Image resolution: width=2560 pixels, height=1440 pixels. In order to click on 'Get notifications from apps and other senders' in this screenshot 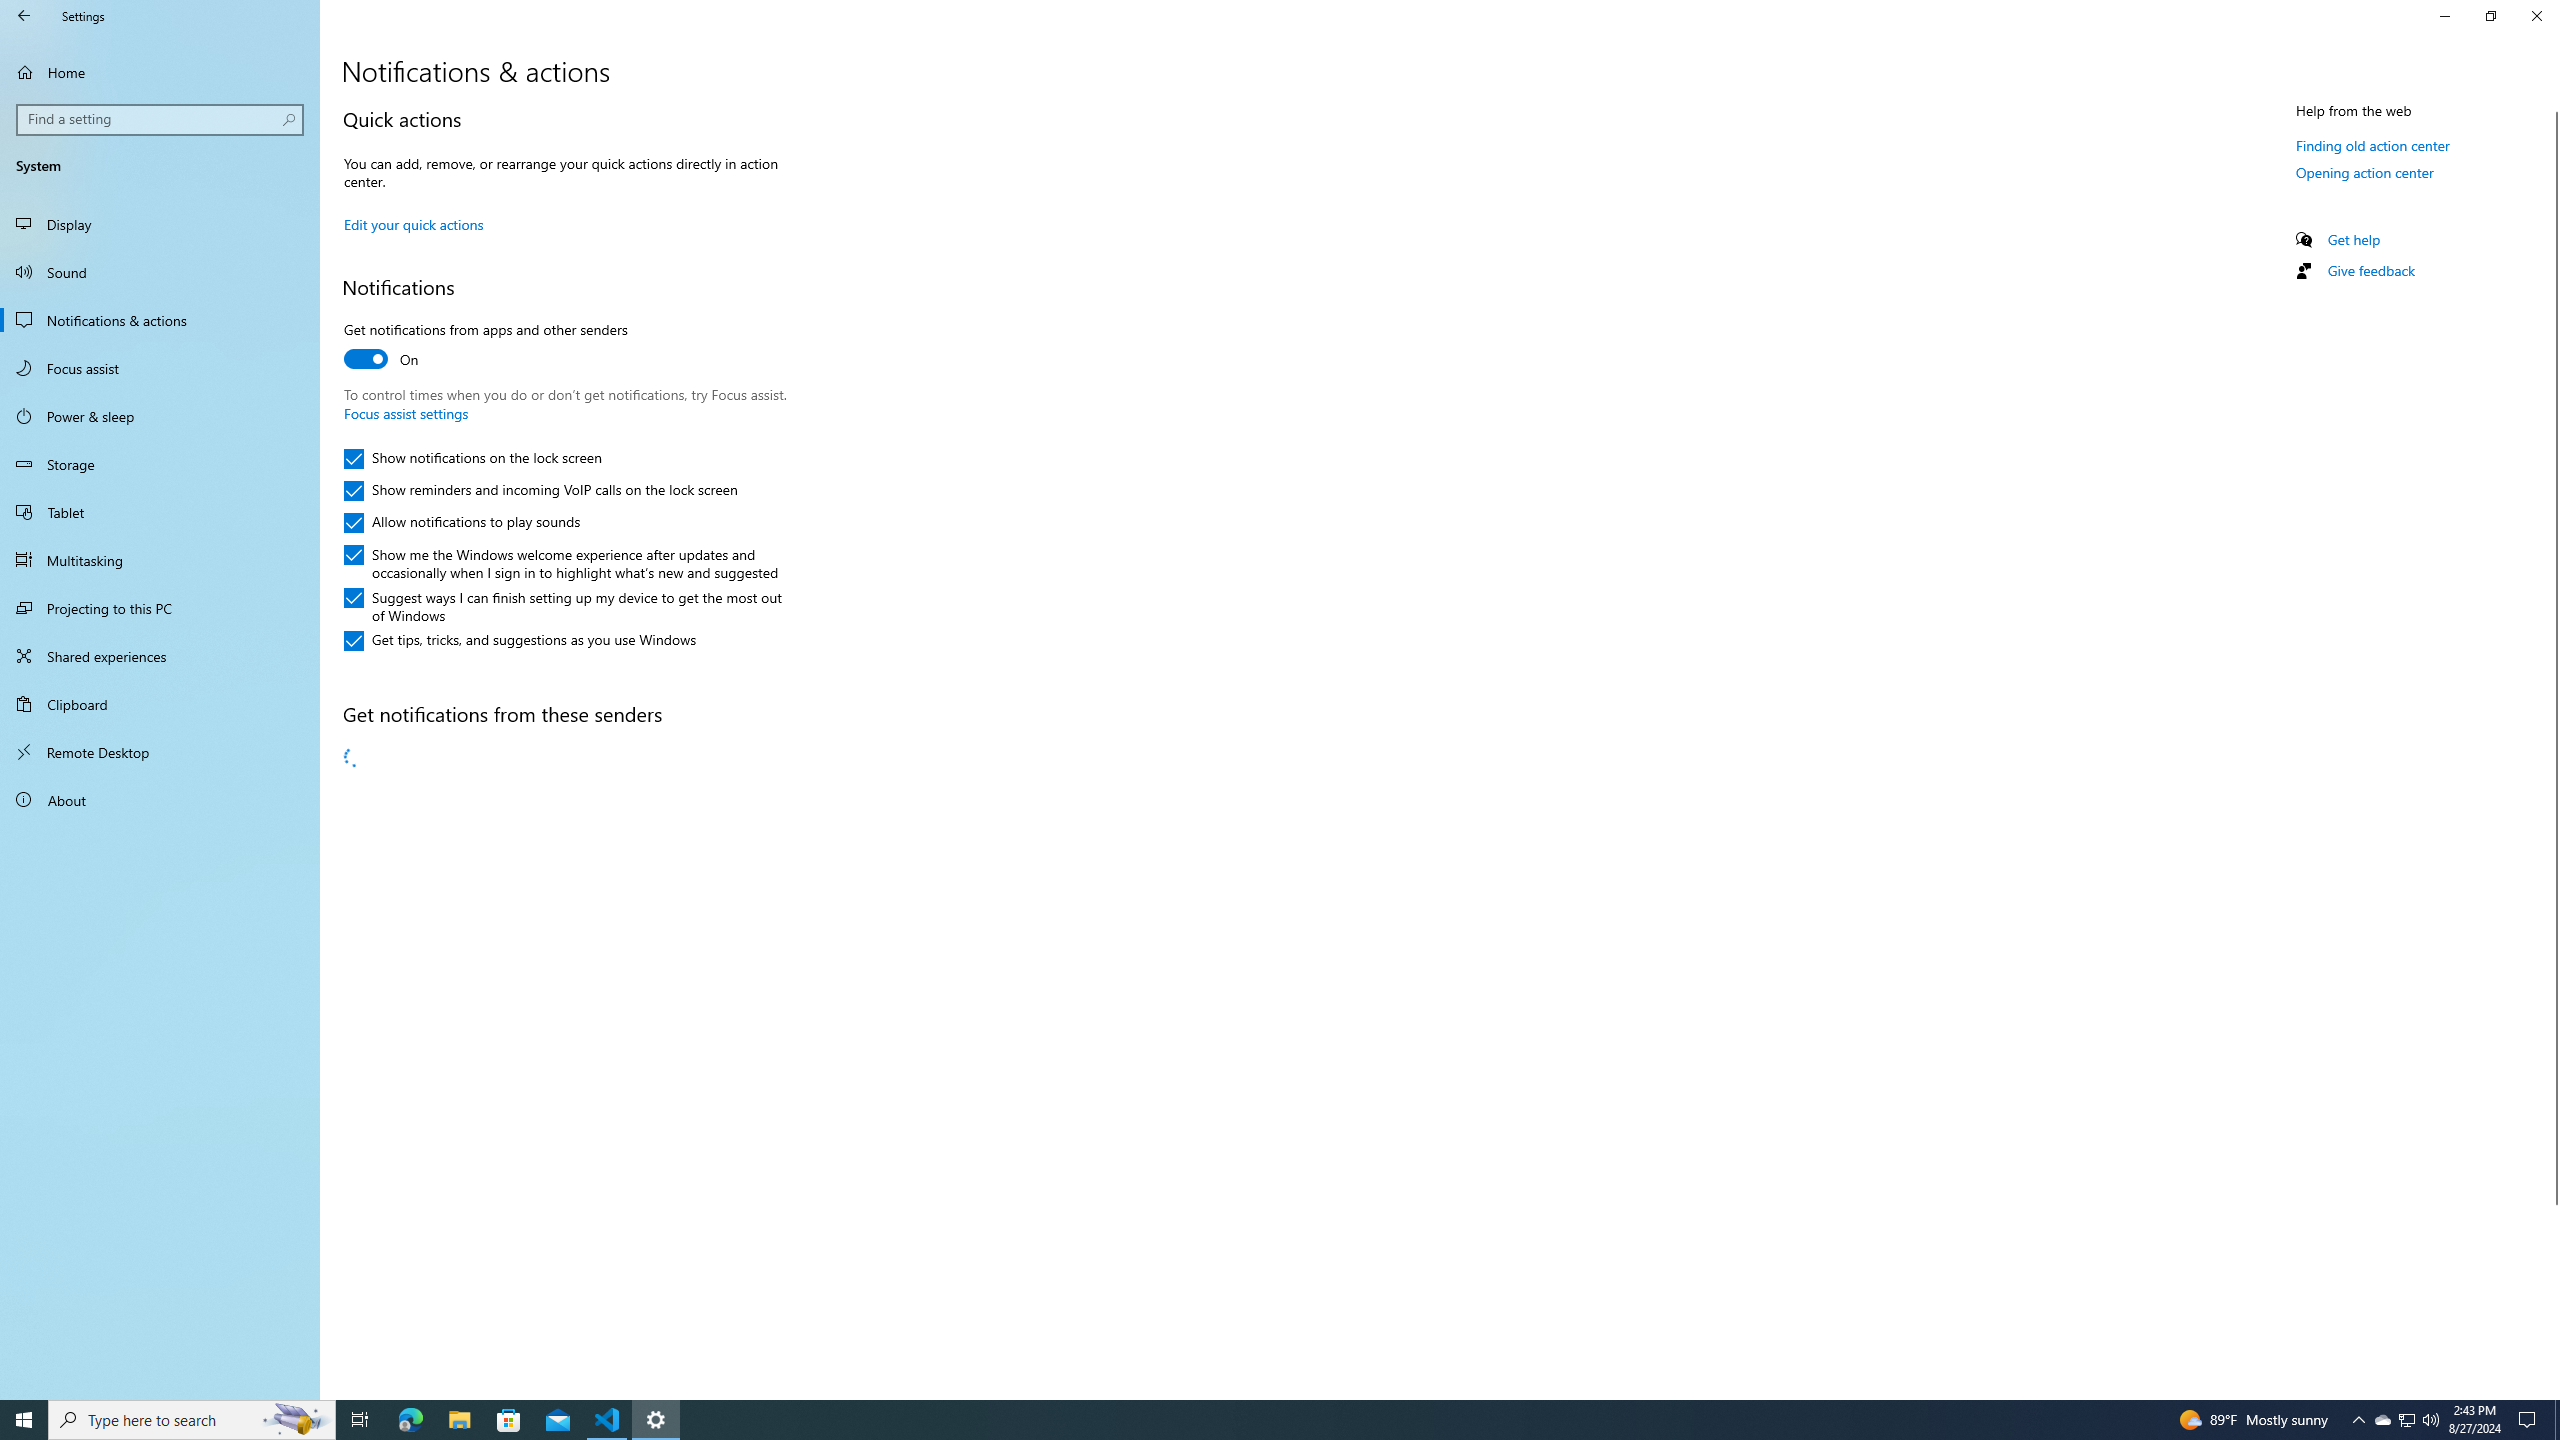, I will do `click(485, 346)`.